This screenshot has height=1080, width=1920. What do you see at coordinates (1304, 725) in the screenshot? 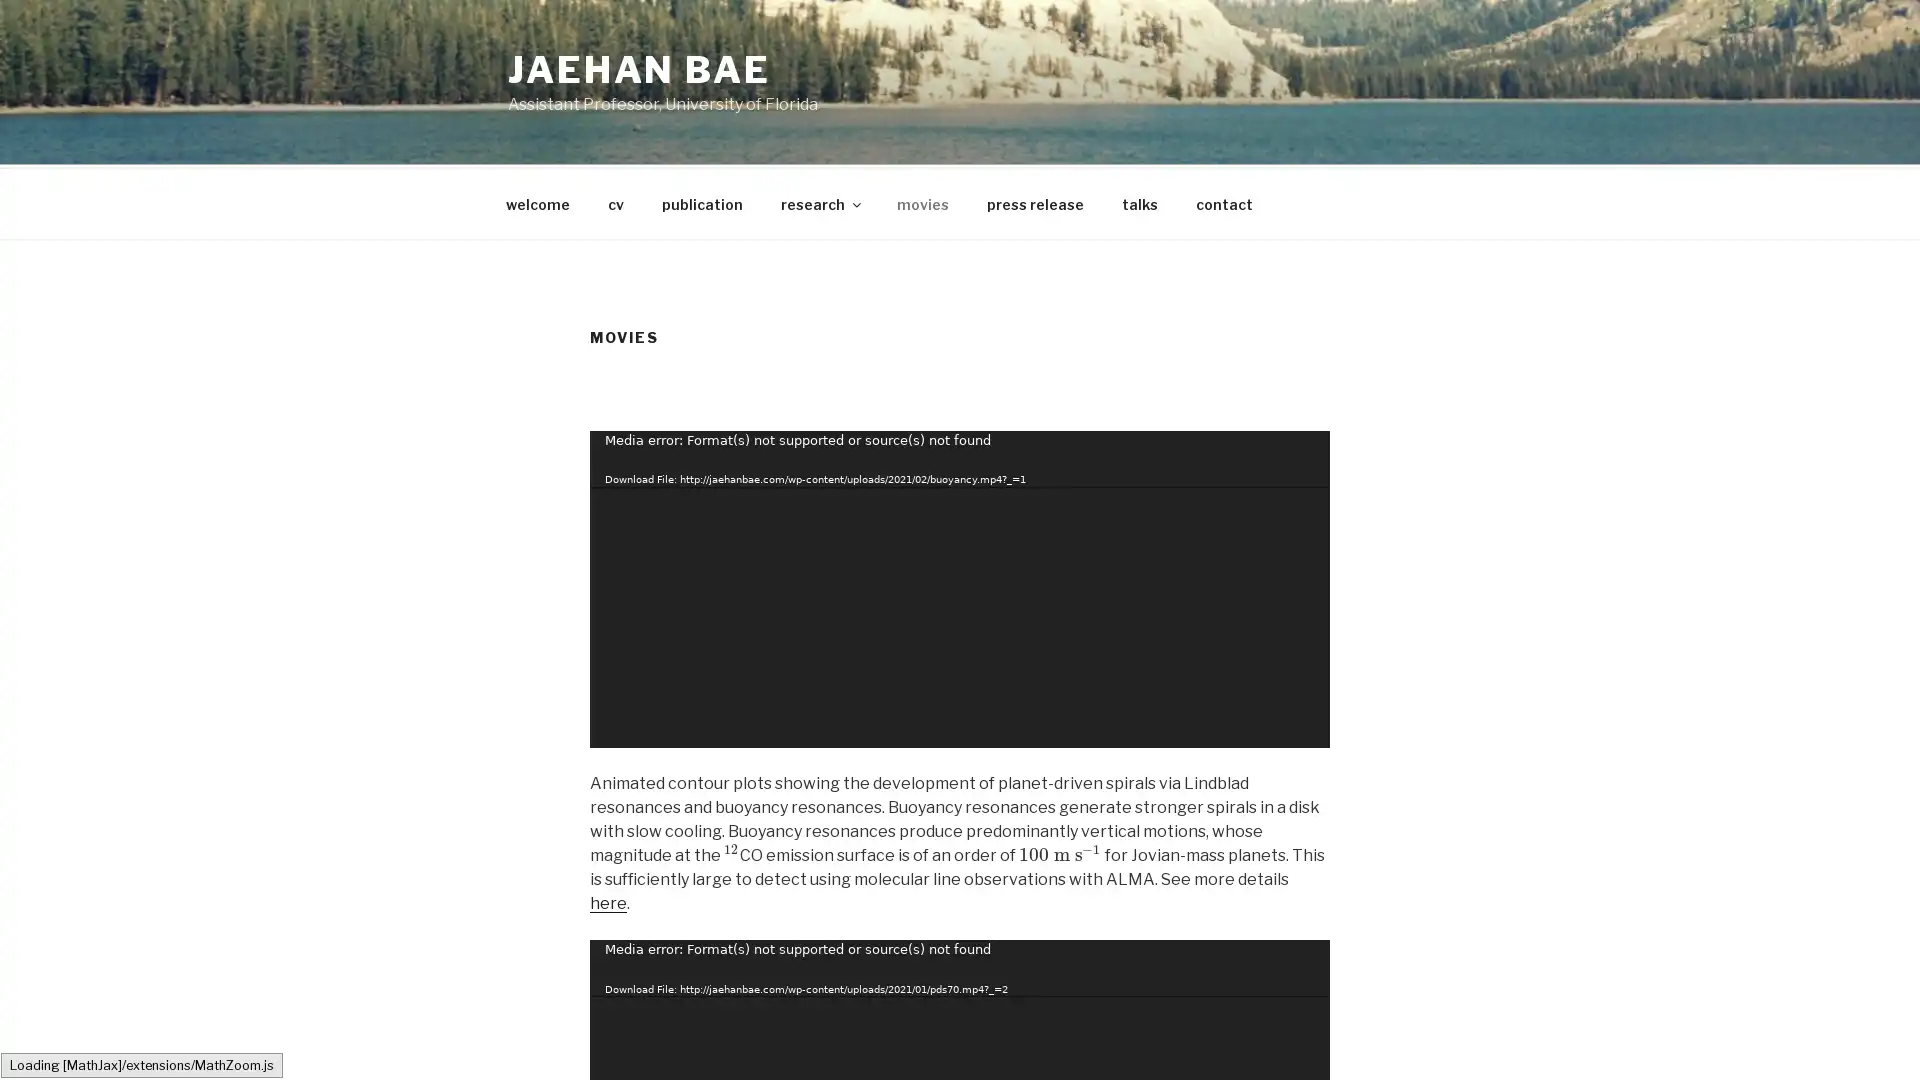
I see `Fullscreen` at bounding box center [1304, 725].